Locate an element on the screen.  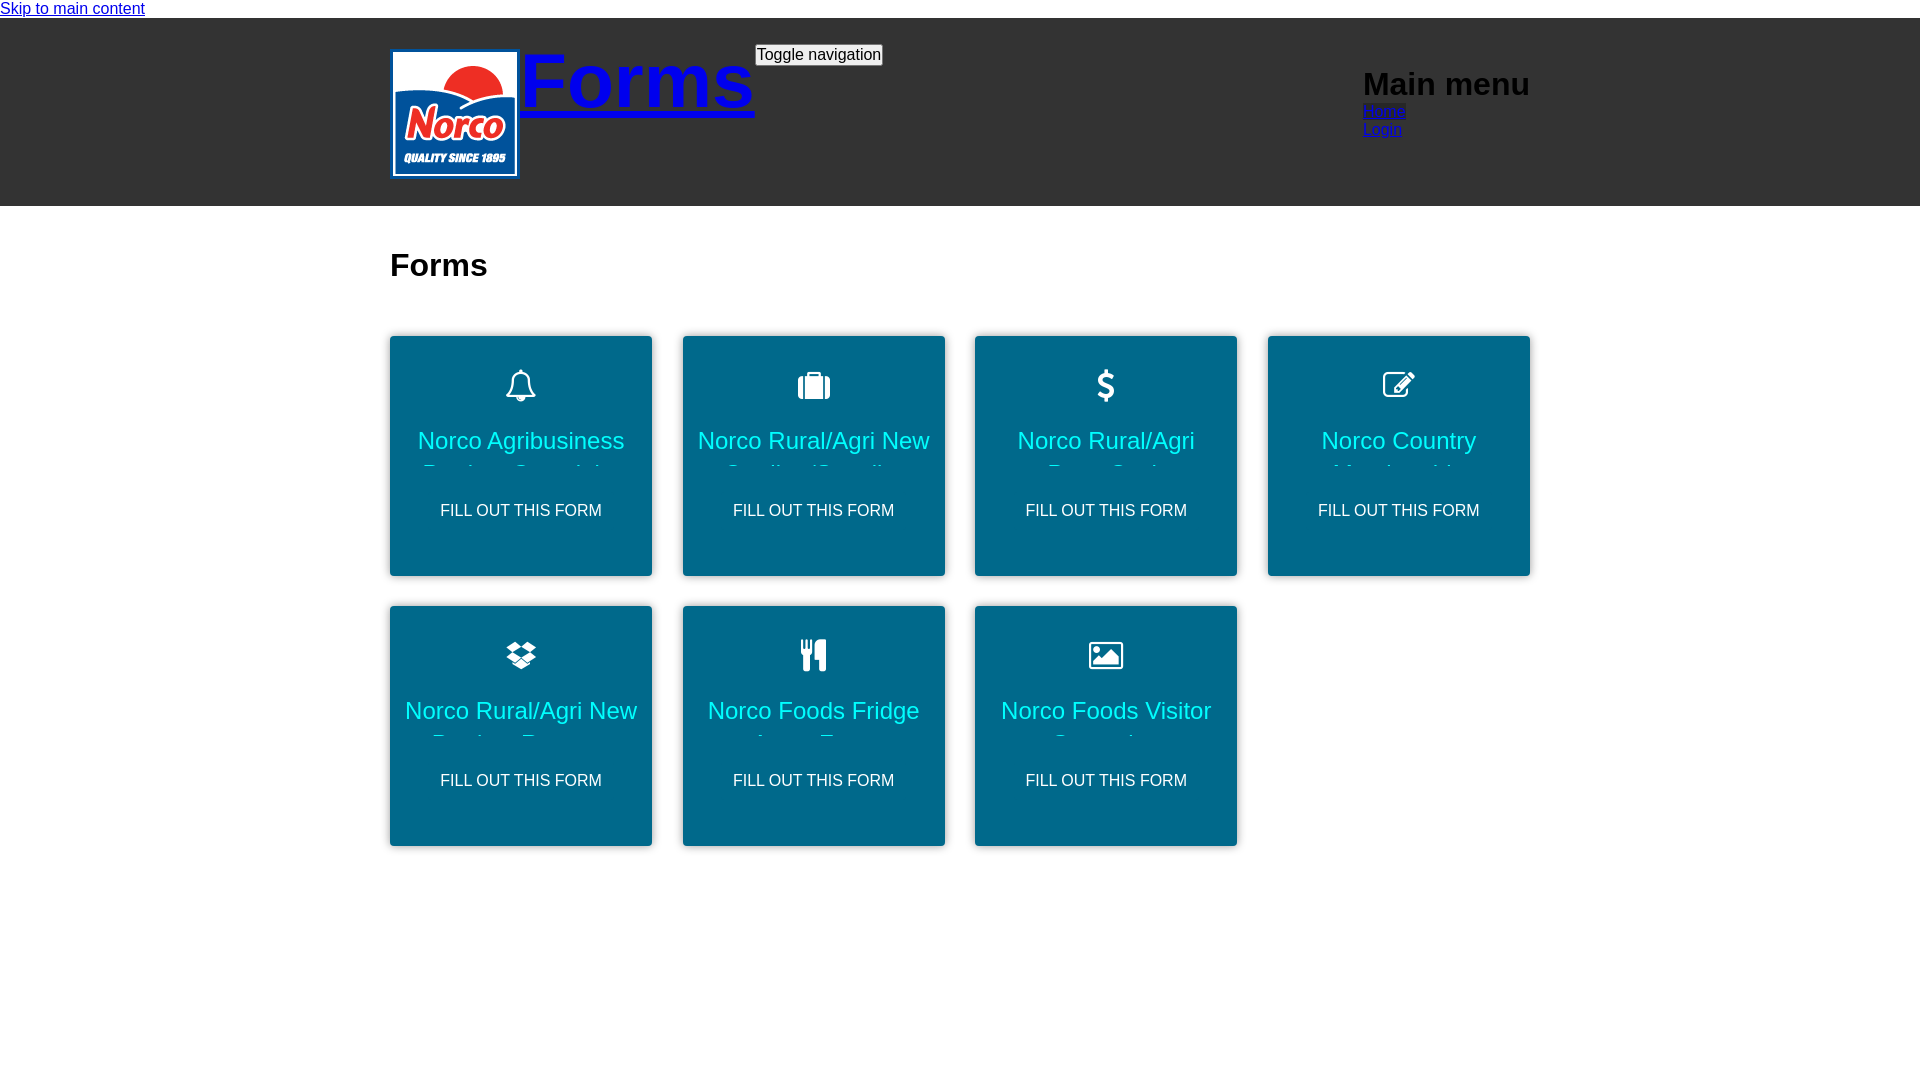
'Login' is located at coordinates (1381, 129).